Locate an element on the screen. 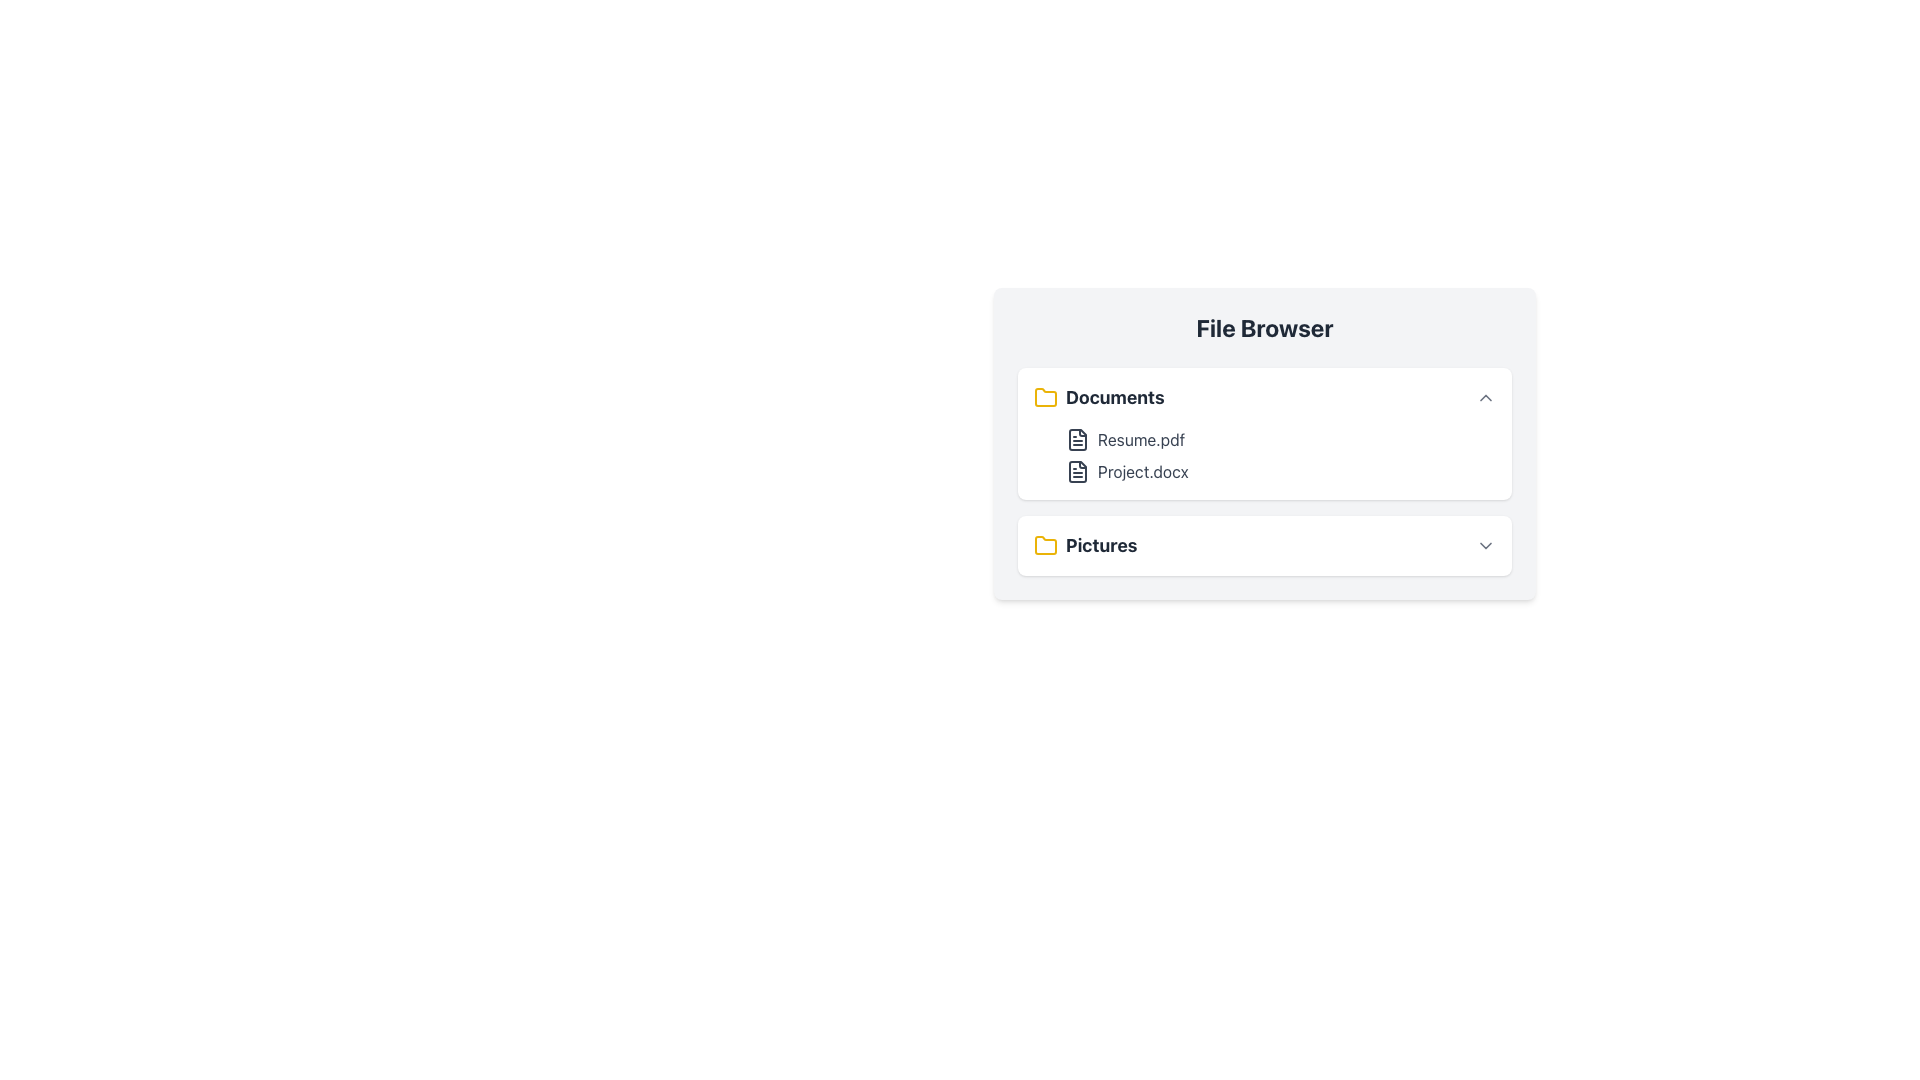 This screenshot has height=1080, width=1920. the toggle button located to the right of the 'Pictures' label is located at coordinates (1486, 546).